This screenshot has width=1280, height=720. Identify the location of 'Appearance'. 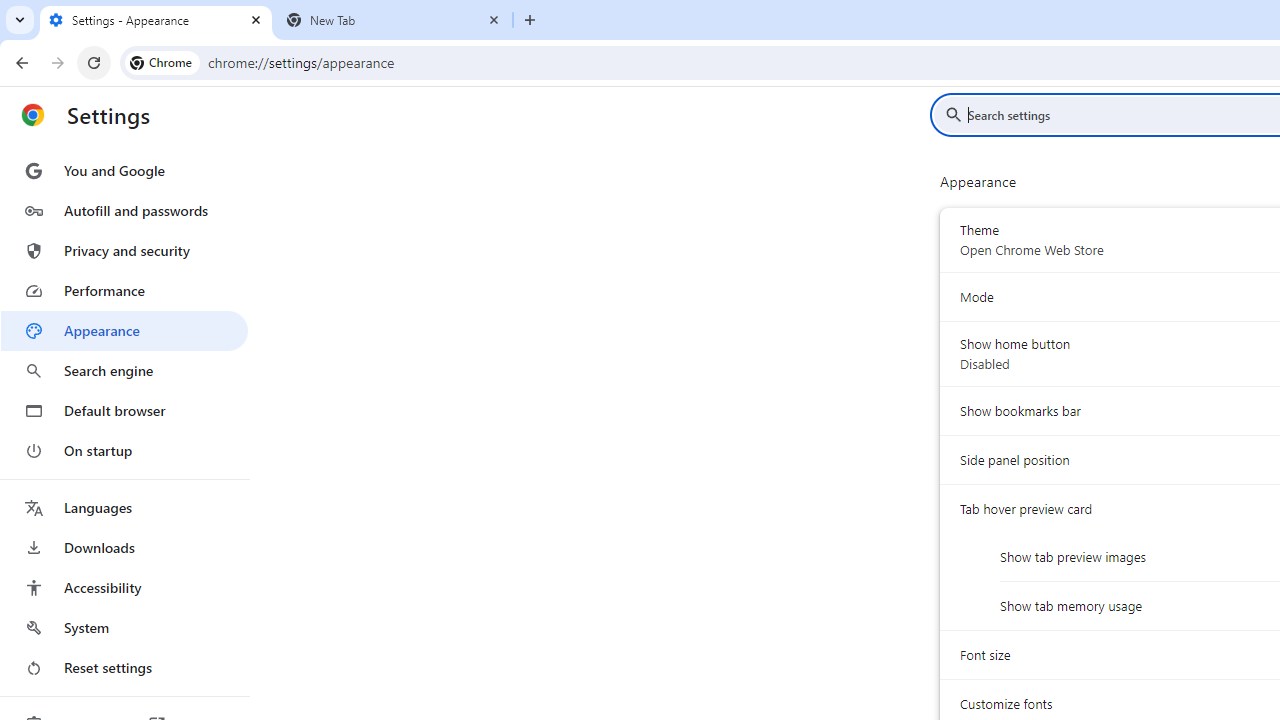
(123, 330).